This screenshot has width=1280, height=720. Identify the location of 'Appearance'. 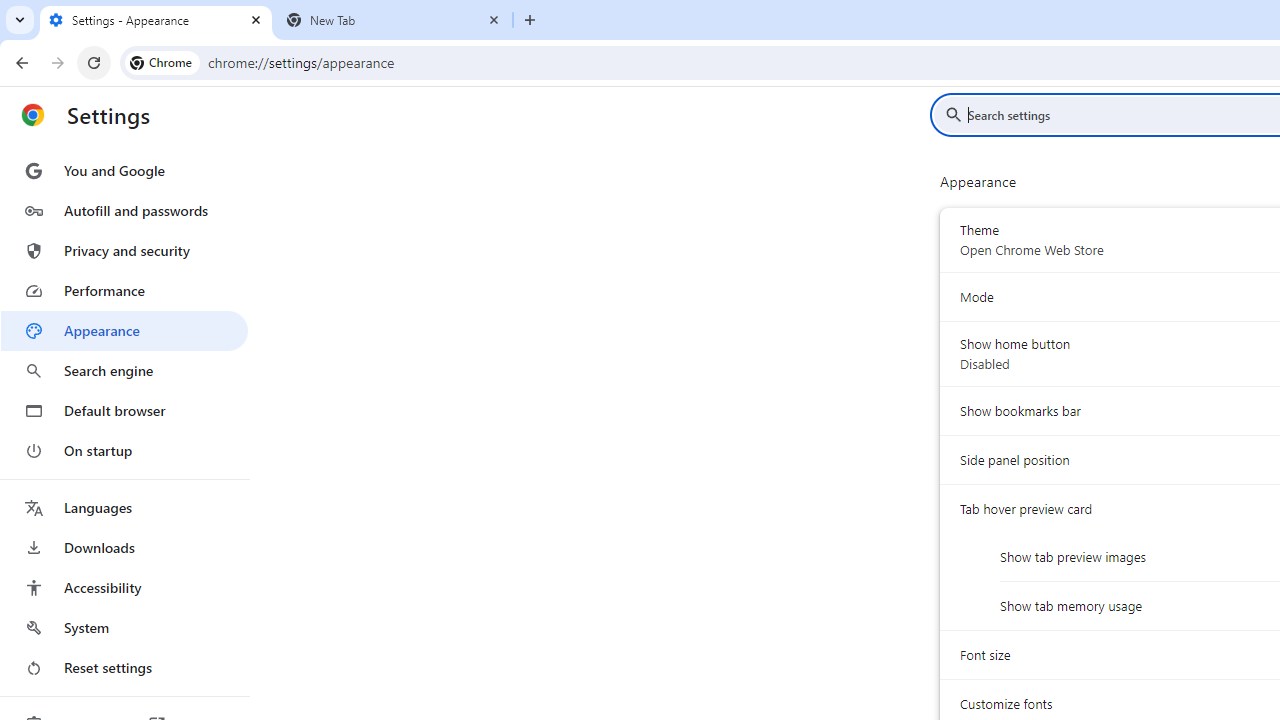
(123, 330).